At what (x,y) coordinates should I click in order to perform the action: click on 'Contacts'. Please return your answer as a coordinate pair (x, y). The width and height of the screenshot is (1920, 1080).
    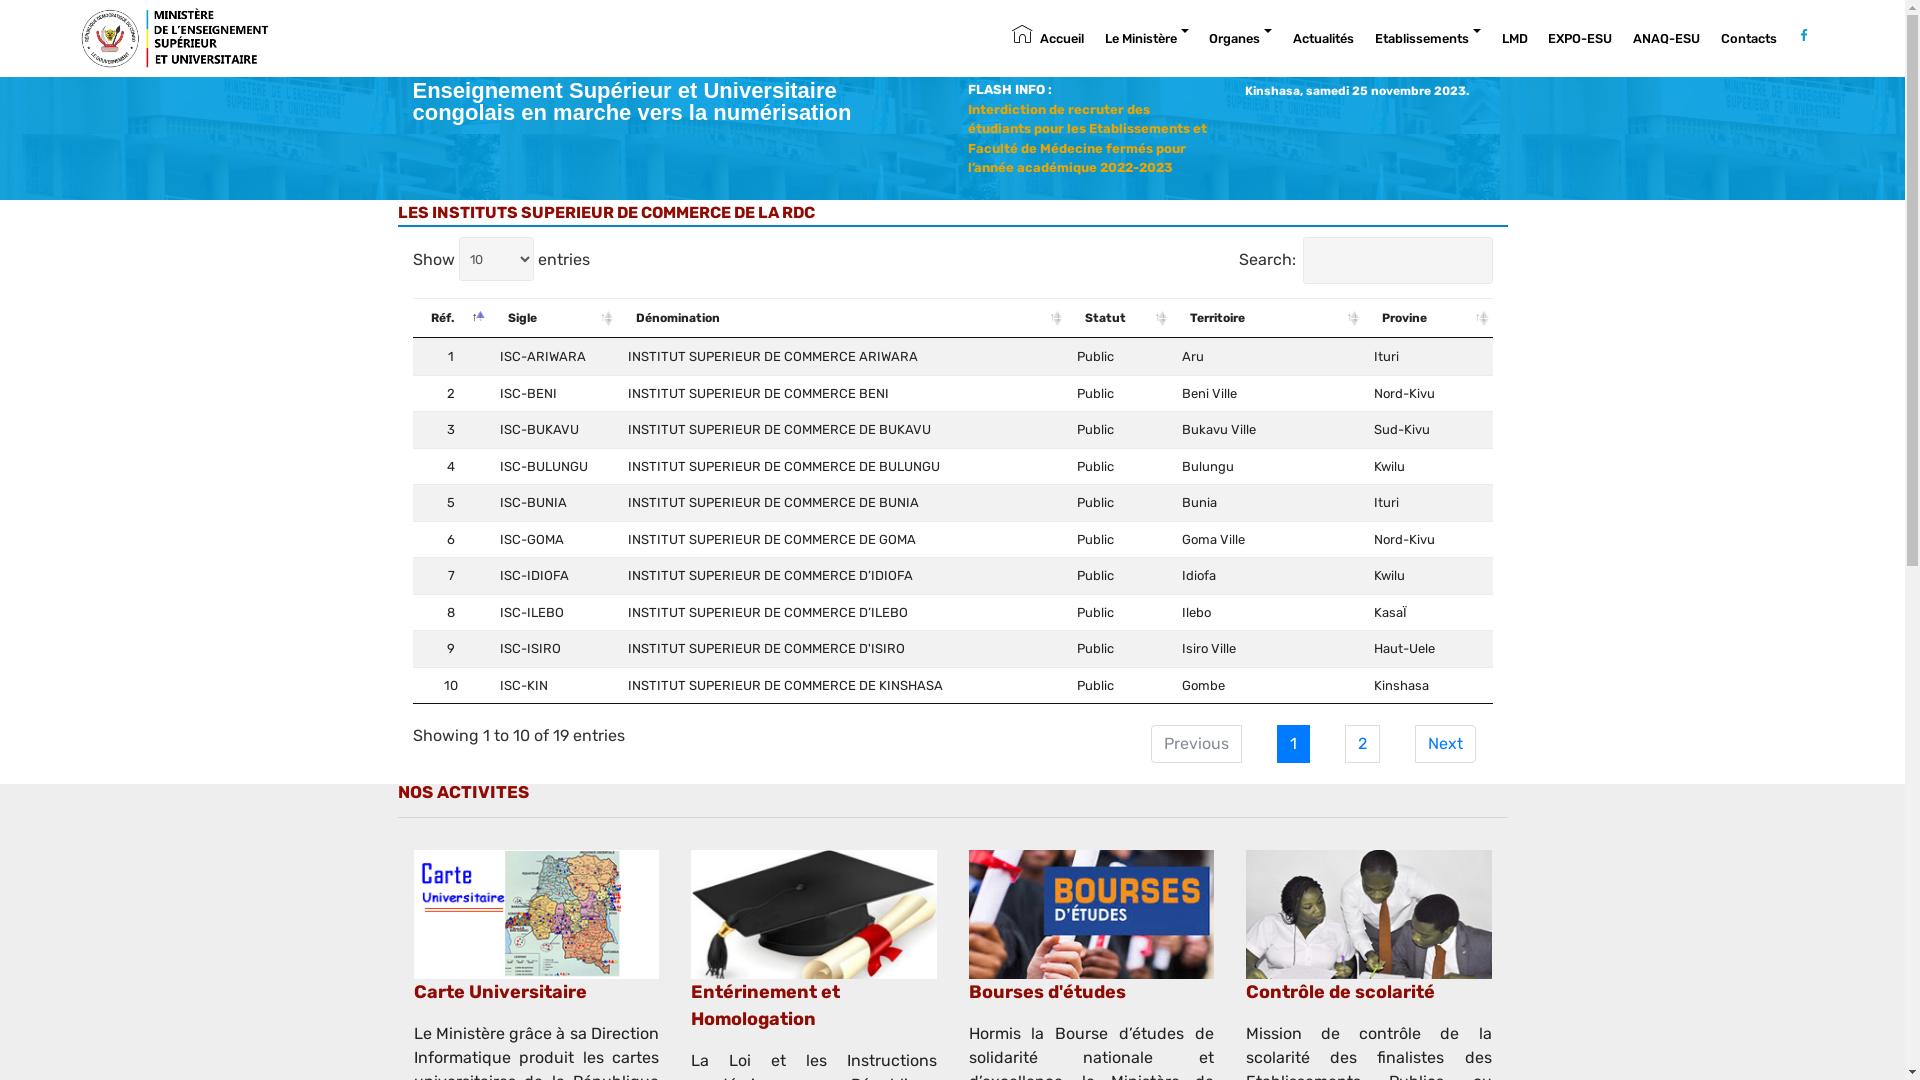
    Looking at the image, I should click on (1747, 38).